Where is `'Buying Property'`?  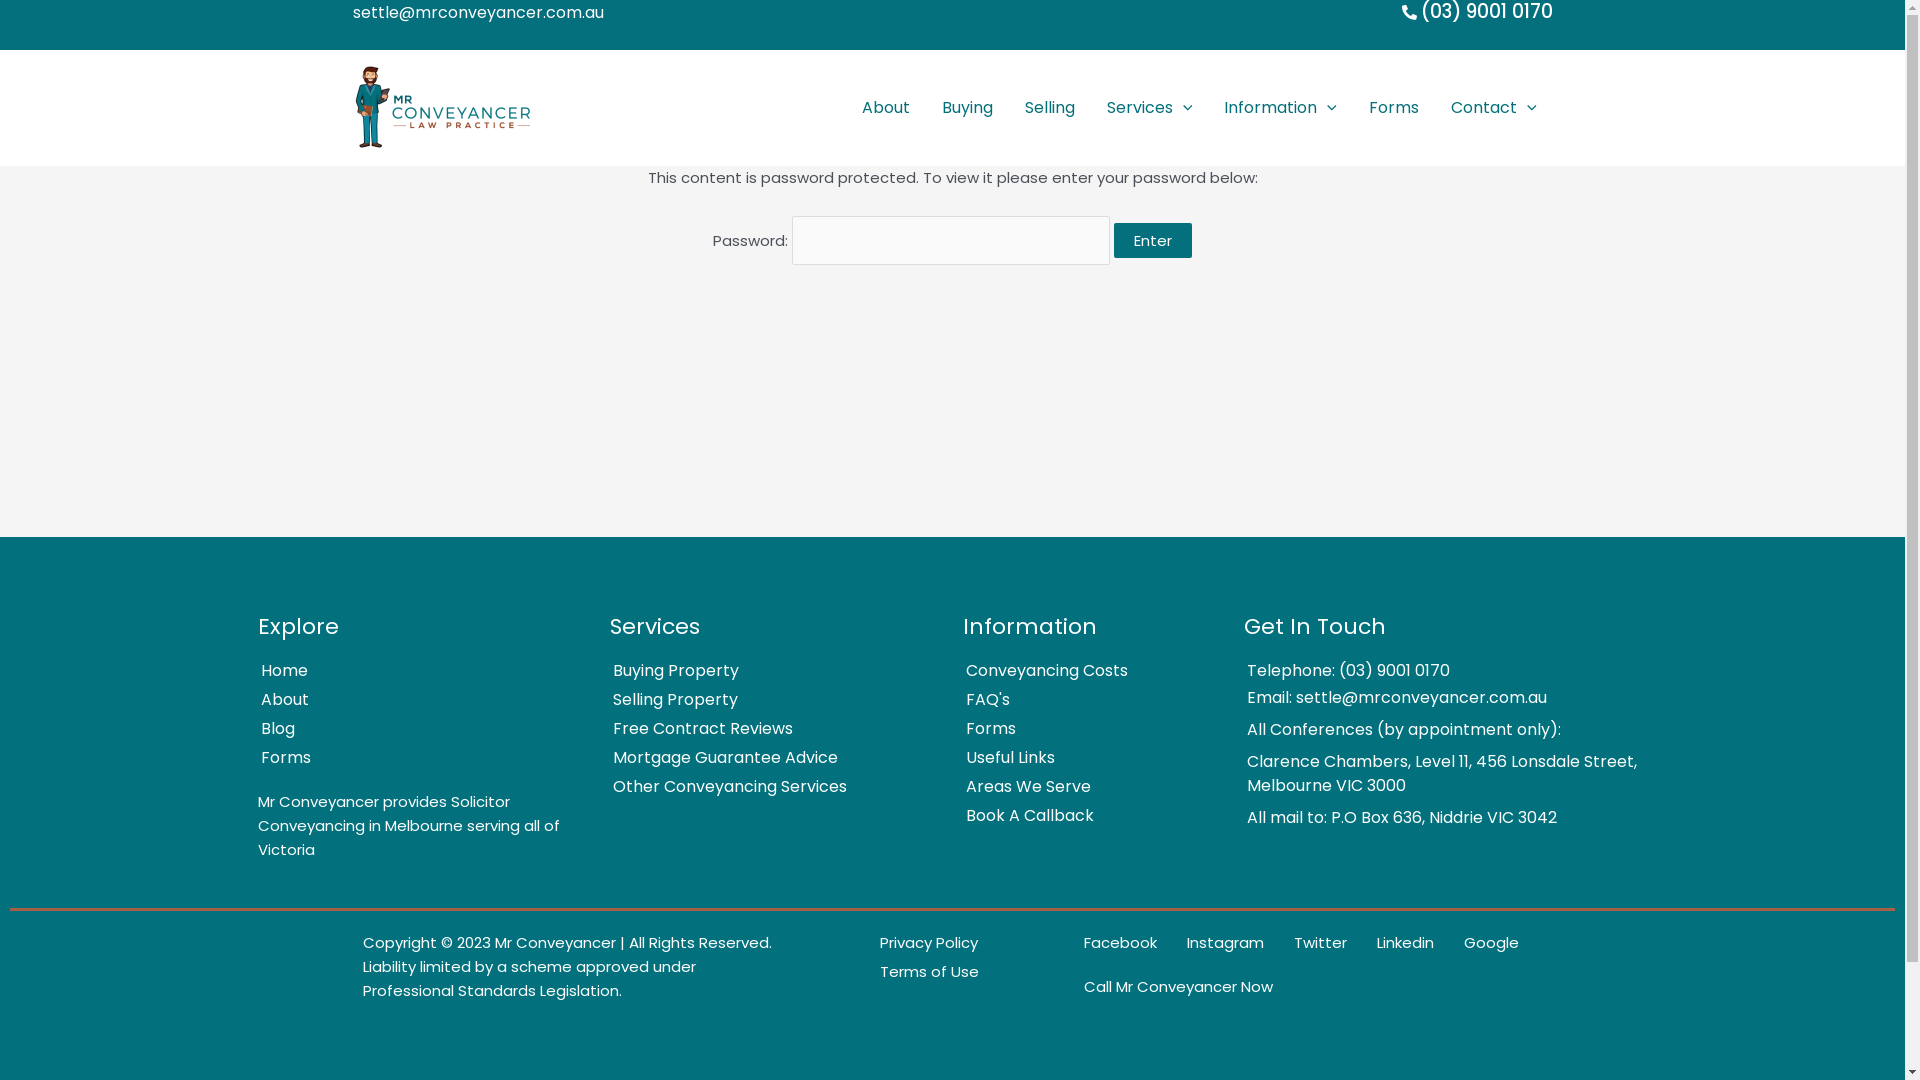
'Buying Property' is located at coordinates (763, 671).